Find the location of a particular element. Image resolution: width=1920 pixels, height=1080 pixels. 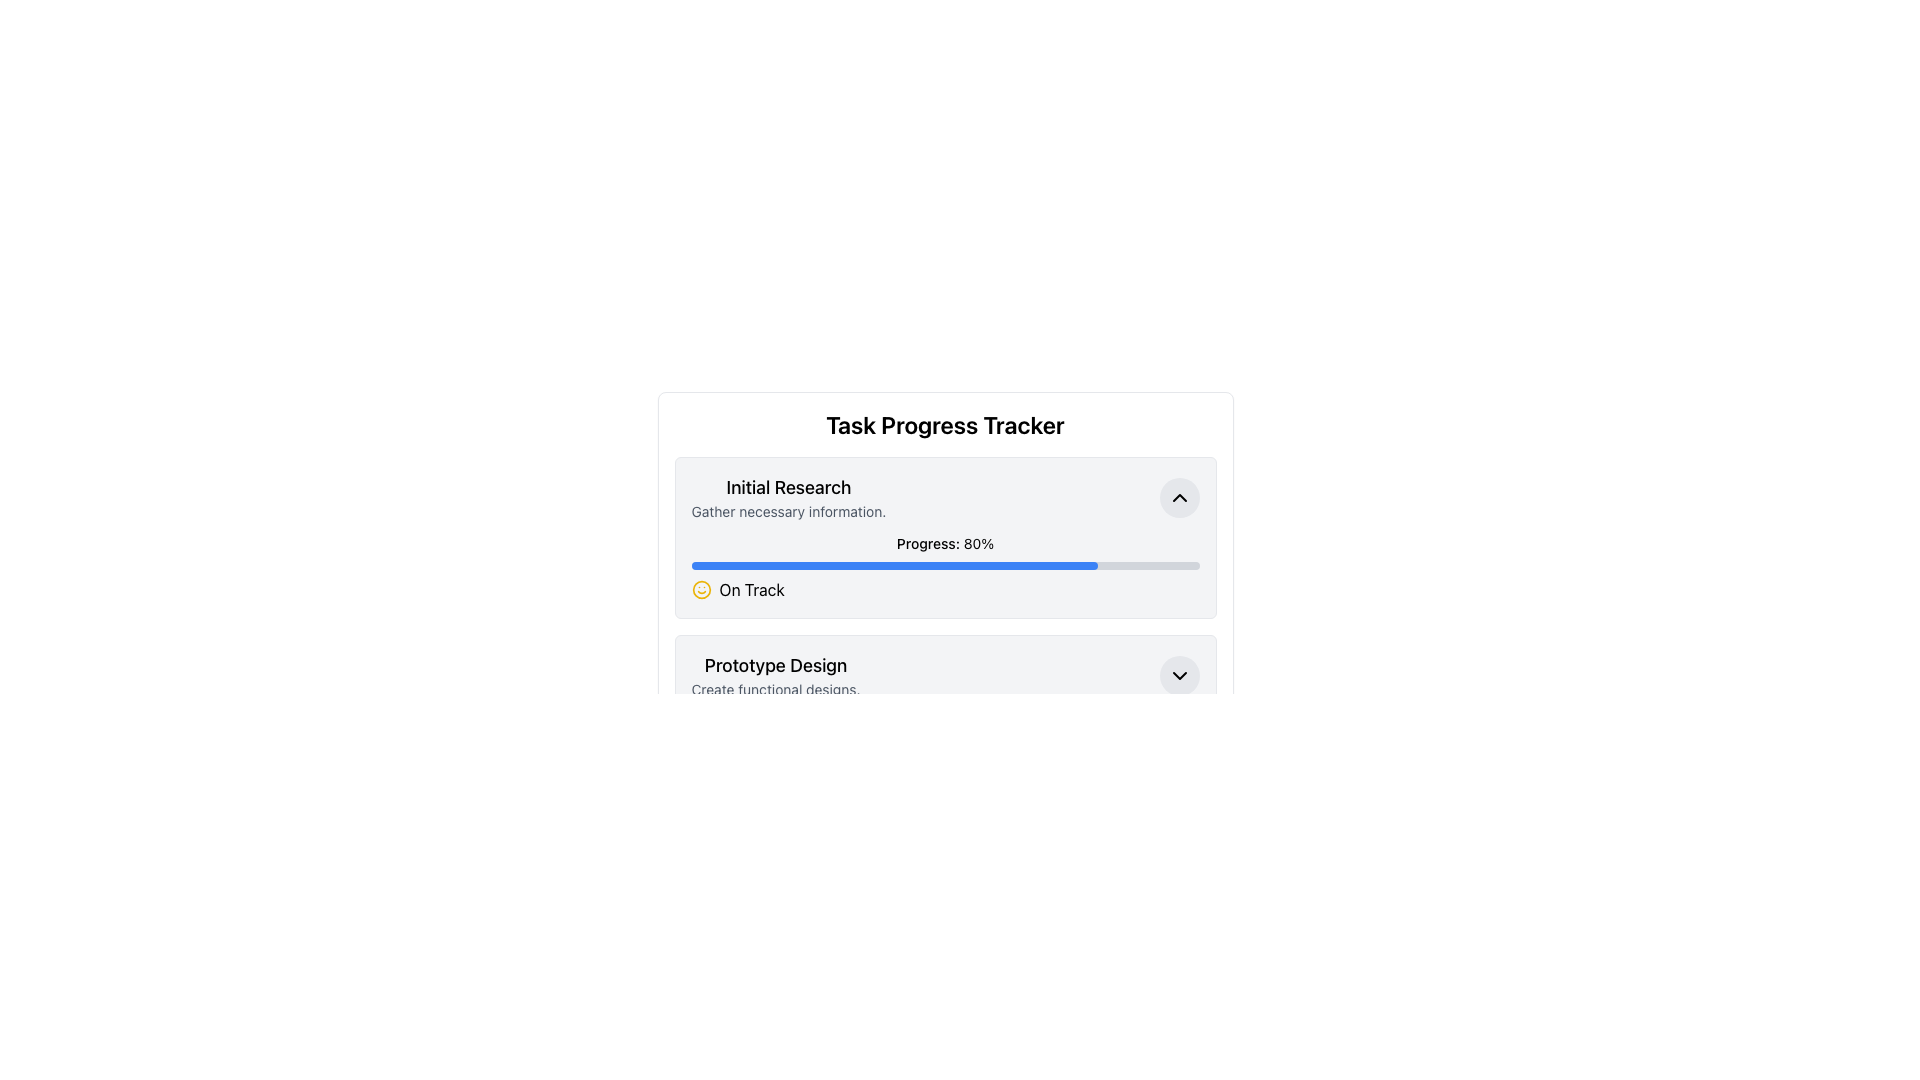

the progress bar labeled 'Progress: 80%' within the task information card titled 'Initial Research', which displays a blue fill and an 'On Track' label with a yellow smiley face icon is located at coordinates (944, 567).